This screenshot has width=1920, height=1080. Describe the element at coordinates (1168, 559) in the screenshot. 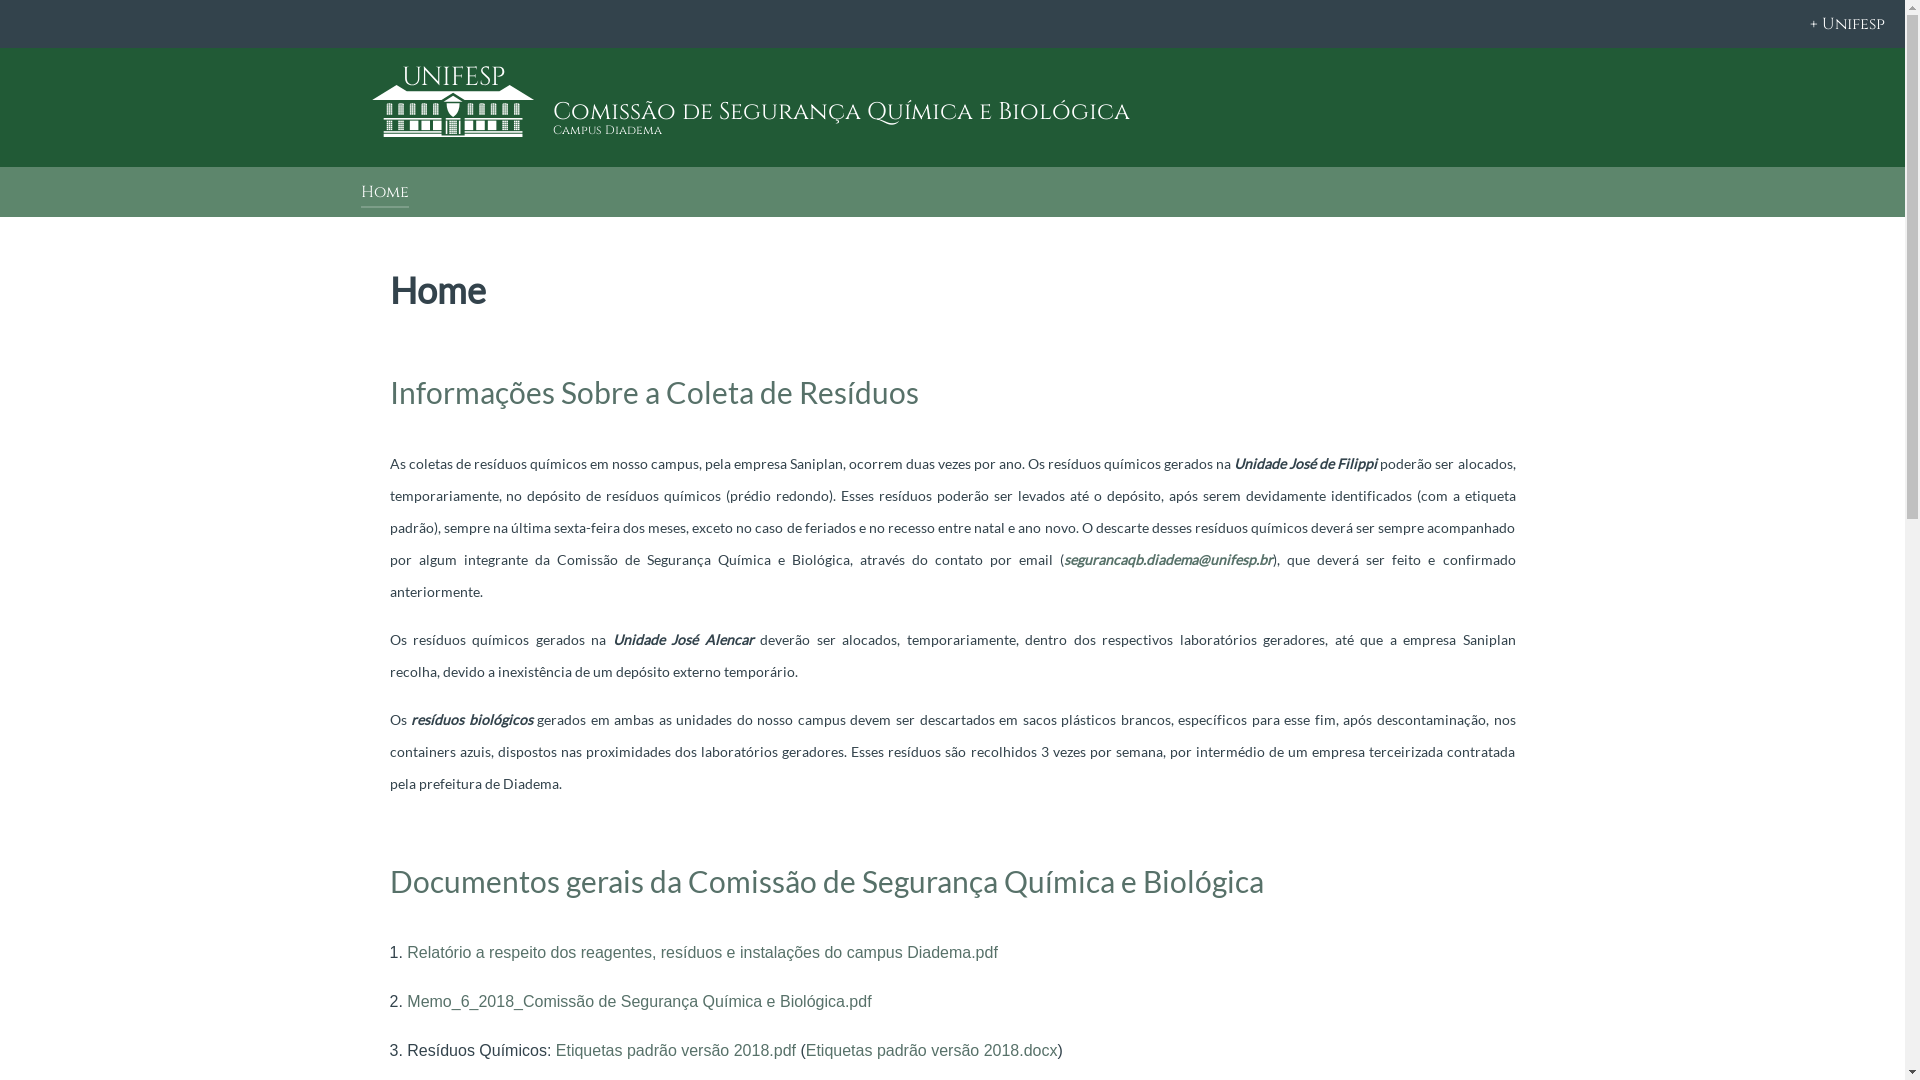

I see `'segurancaqb.diadema@unifesp.br'` at that location.